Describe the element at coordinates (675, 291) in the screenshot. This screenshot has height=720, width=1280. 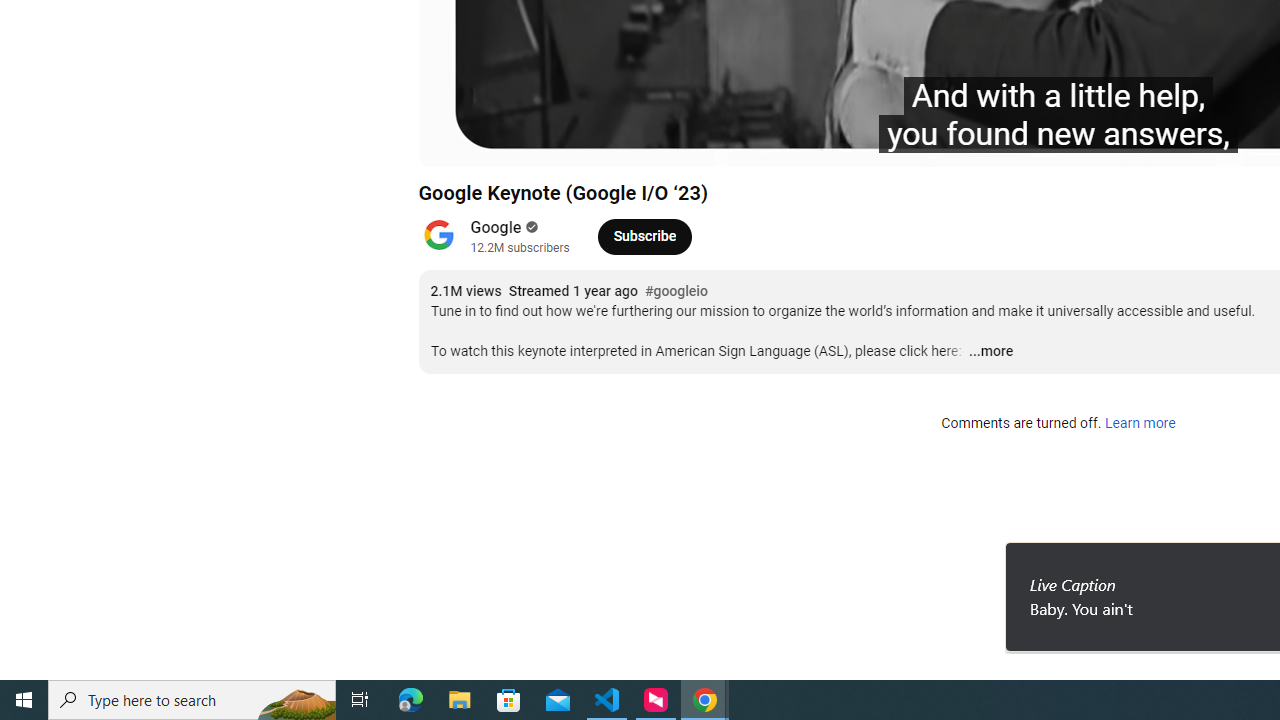
I see `'#googleio'` at that location.